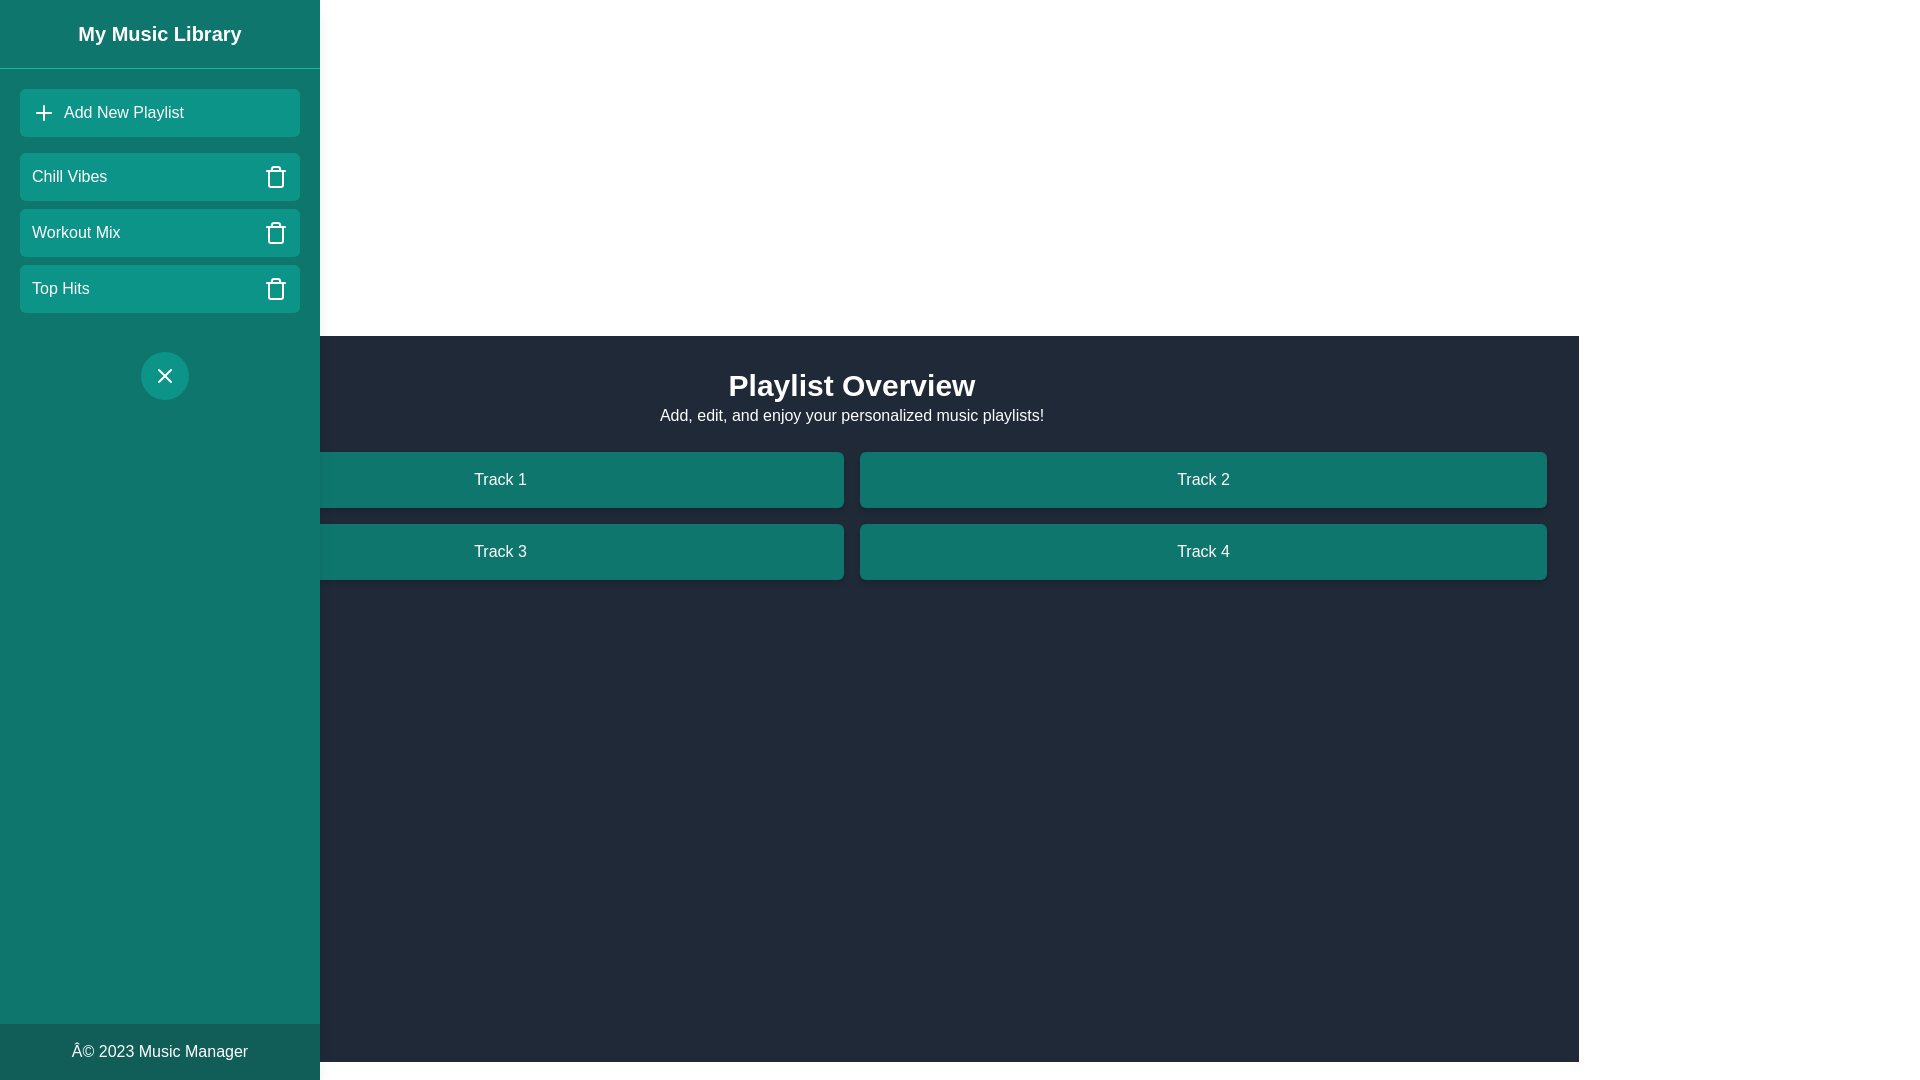 This screenshot has height=1080, width=1920. Describe the element at coordinates (158, 1051) in the screenshot. I see `the static text label displaying '© 2023 Music Manager' in white font on a teal background located at the bottom left of the interface` at that location.